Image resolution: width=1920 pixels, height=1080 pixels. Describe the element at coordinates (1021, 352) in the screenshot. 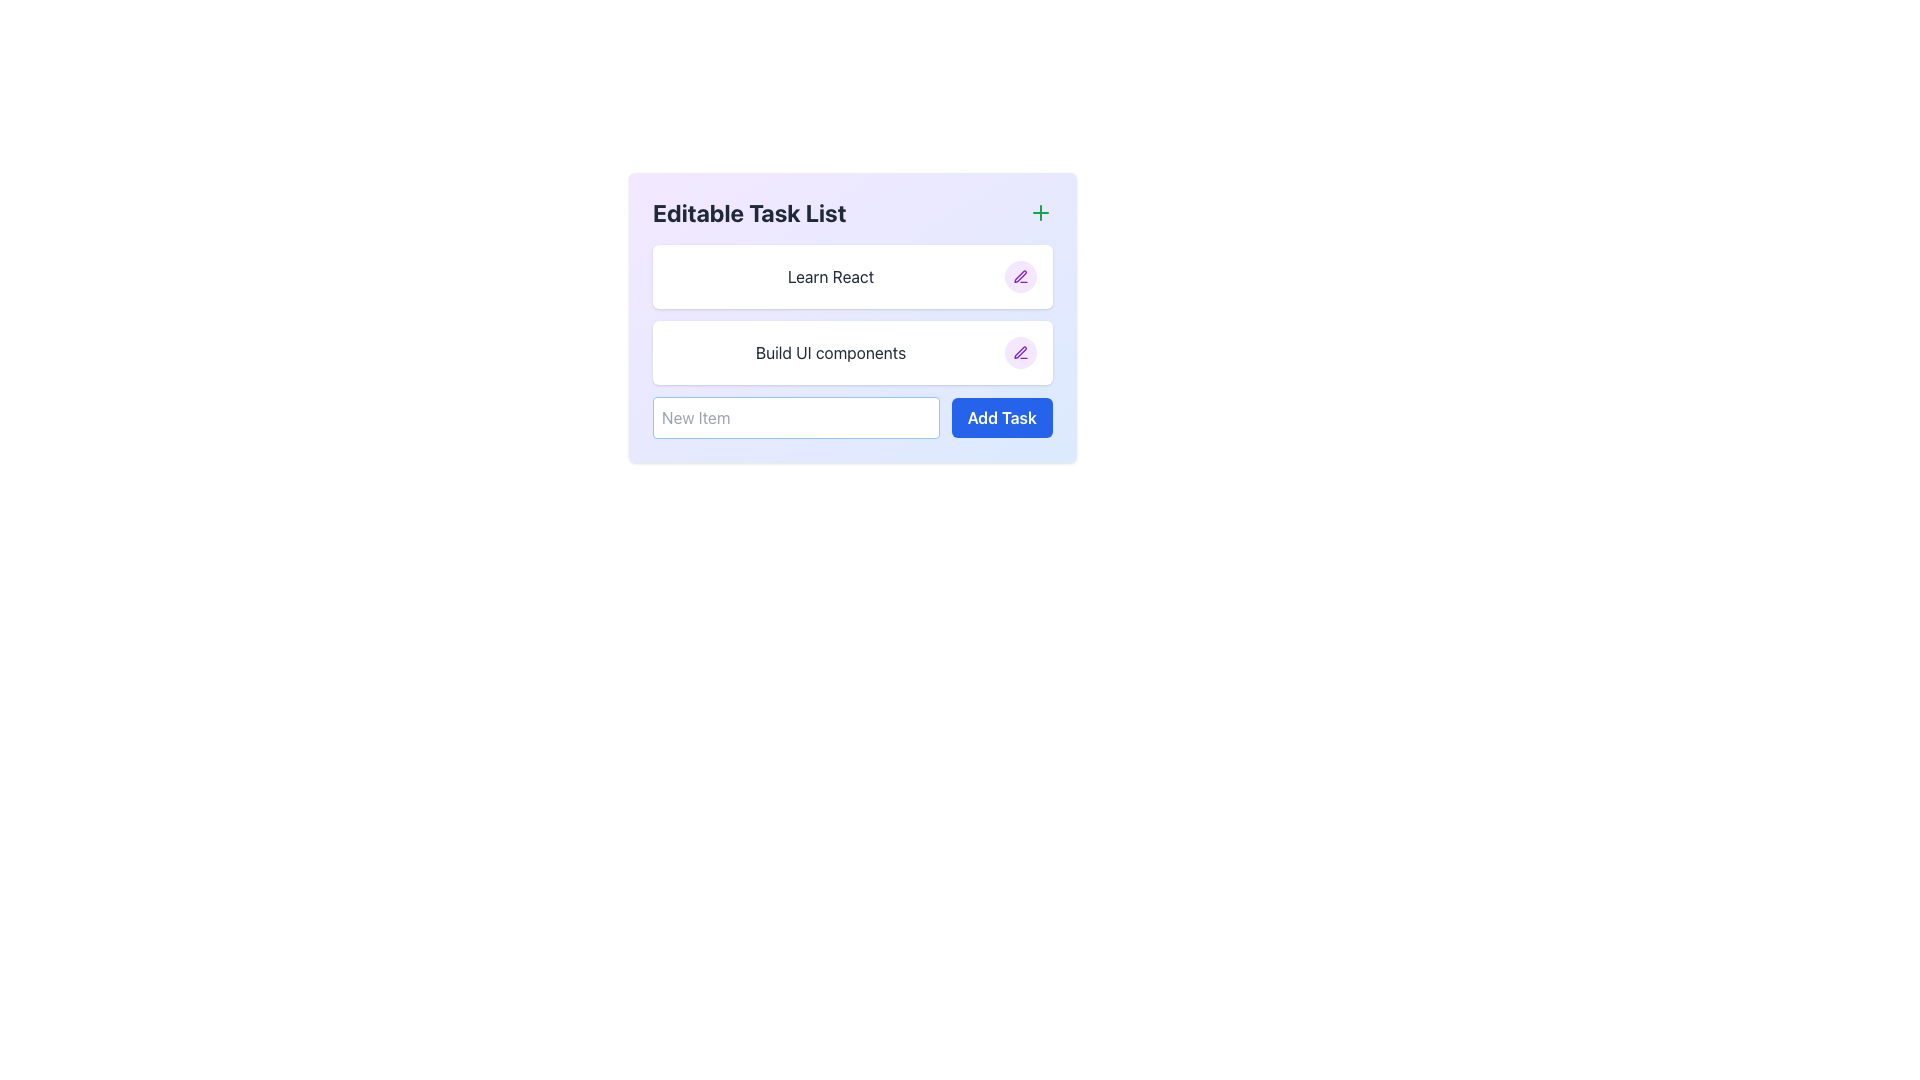

I see `the edit button for the 'Build UI components' task` at that location.